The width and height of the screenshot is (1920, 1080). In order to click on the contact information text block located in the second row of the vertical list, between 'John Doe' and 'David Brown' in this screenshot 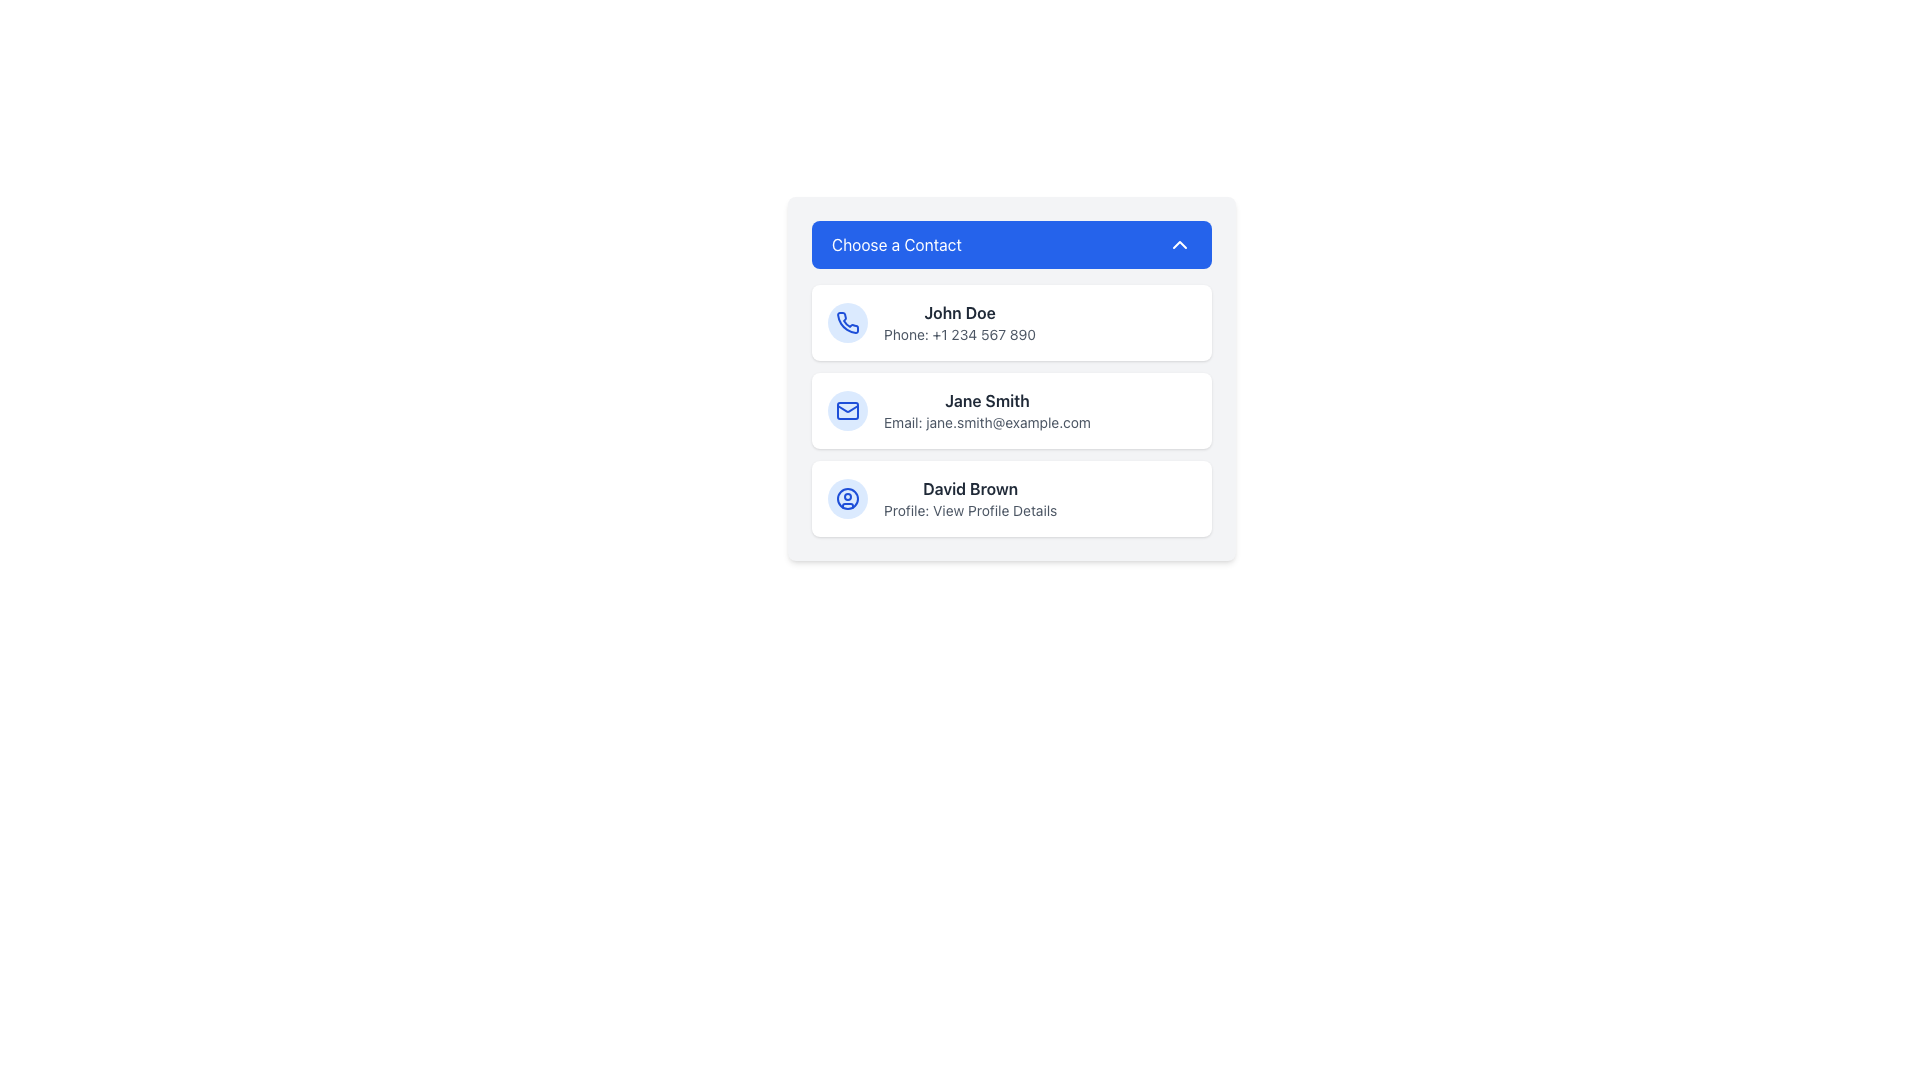, I will do `click(987, 410)`.